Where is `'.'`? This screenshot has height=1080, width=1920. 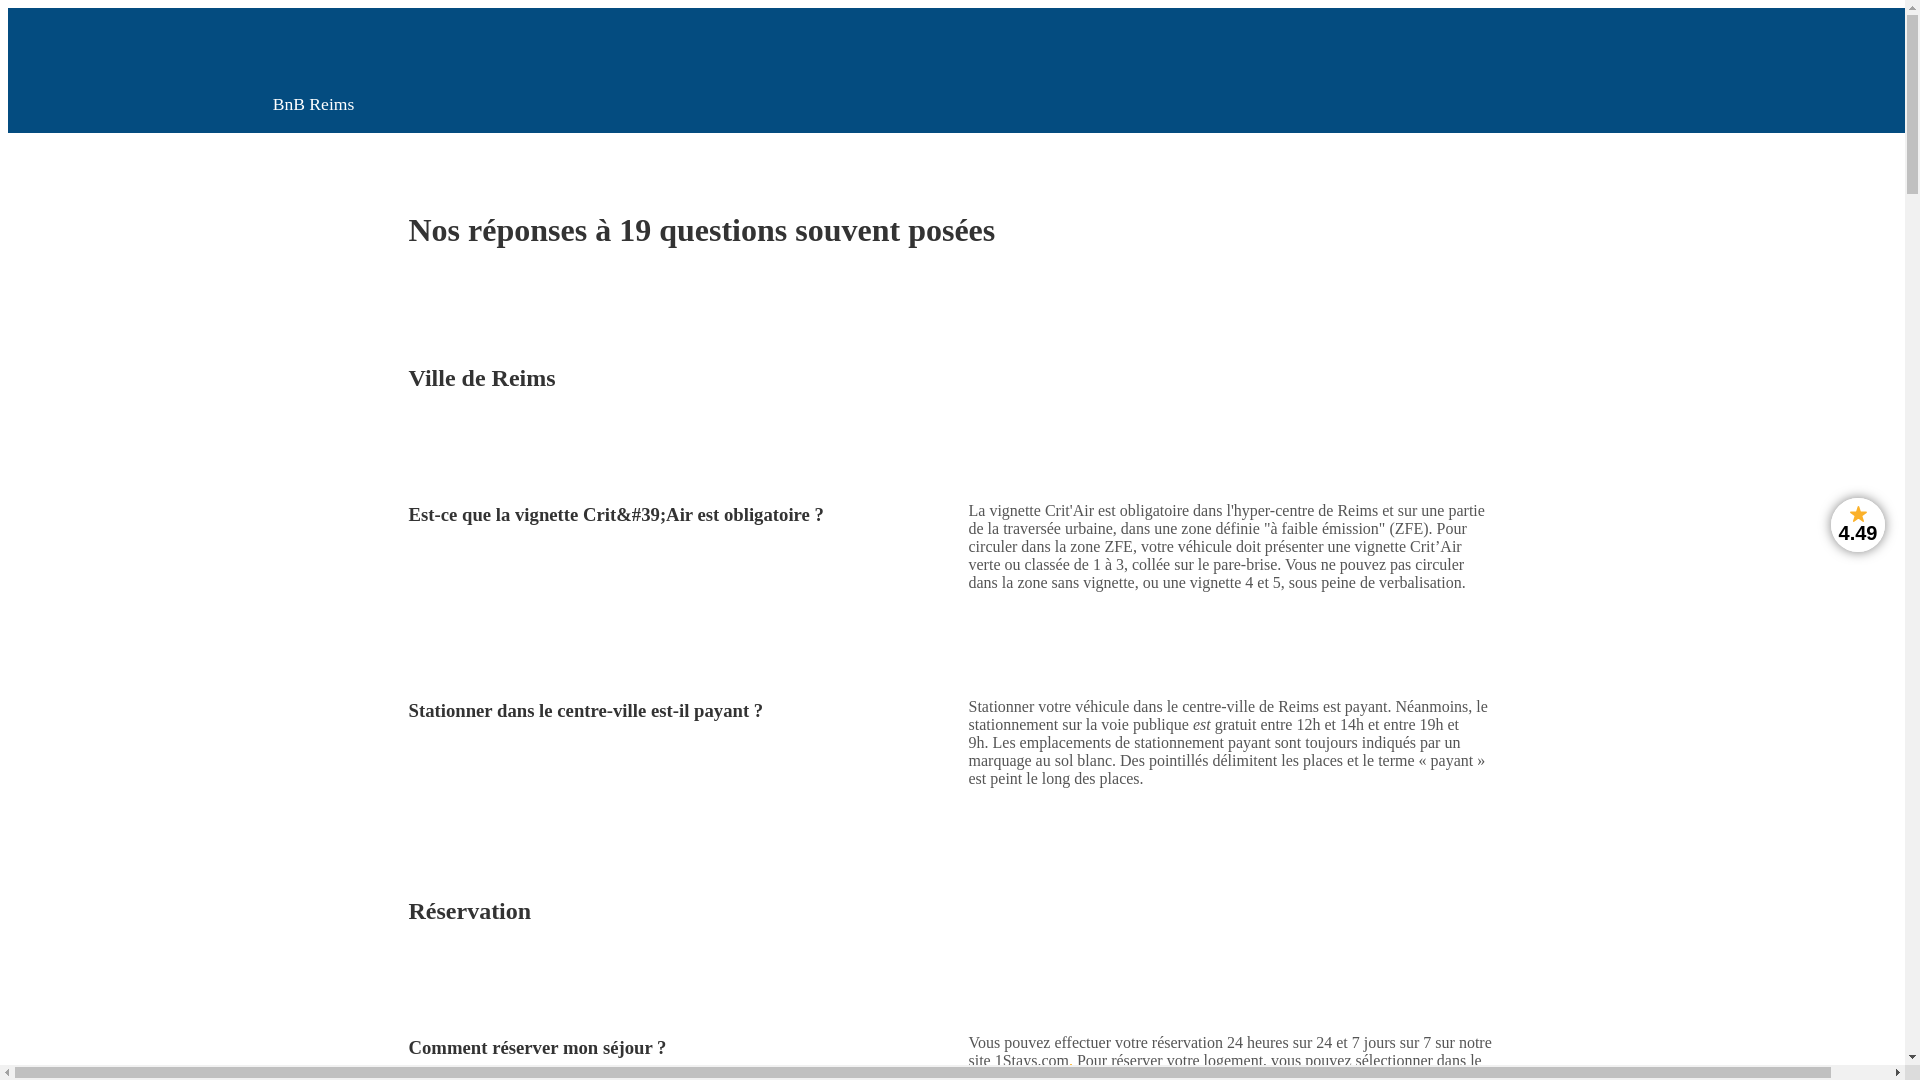
'.' is located at coordinates (1069, 1059).